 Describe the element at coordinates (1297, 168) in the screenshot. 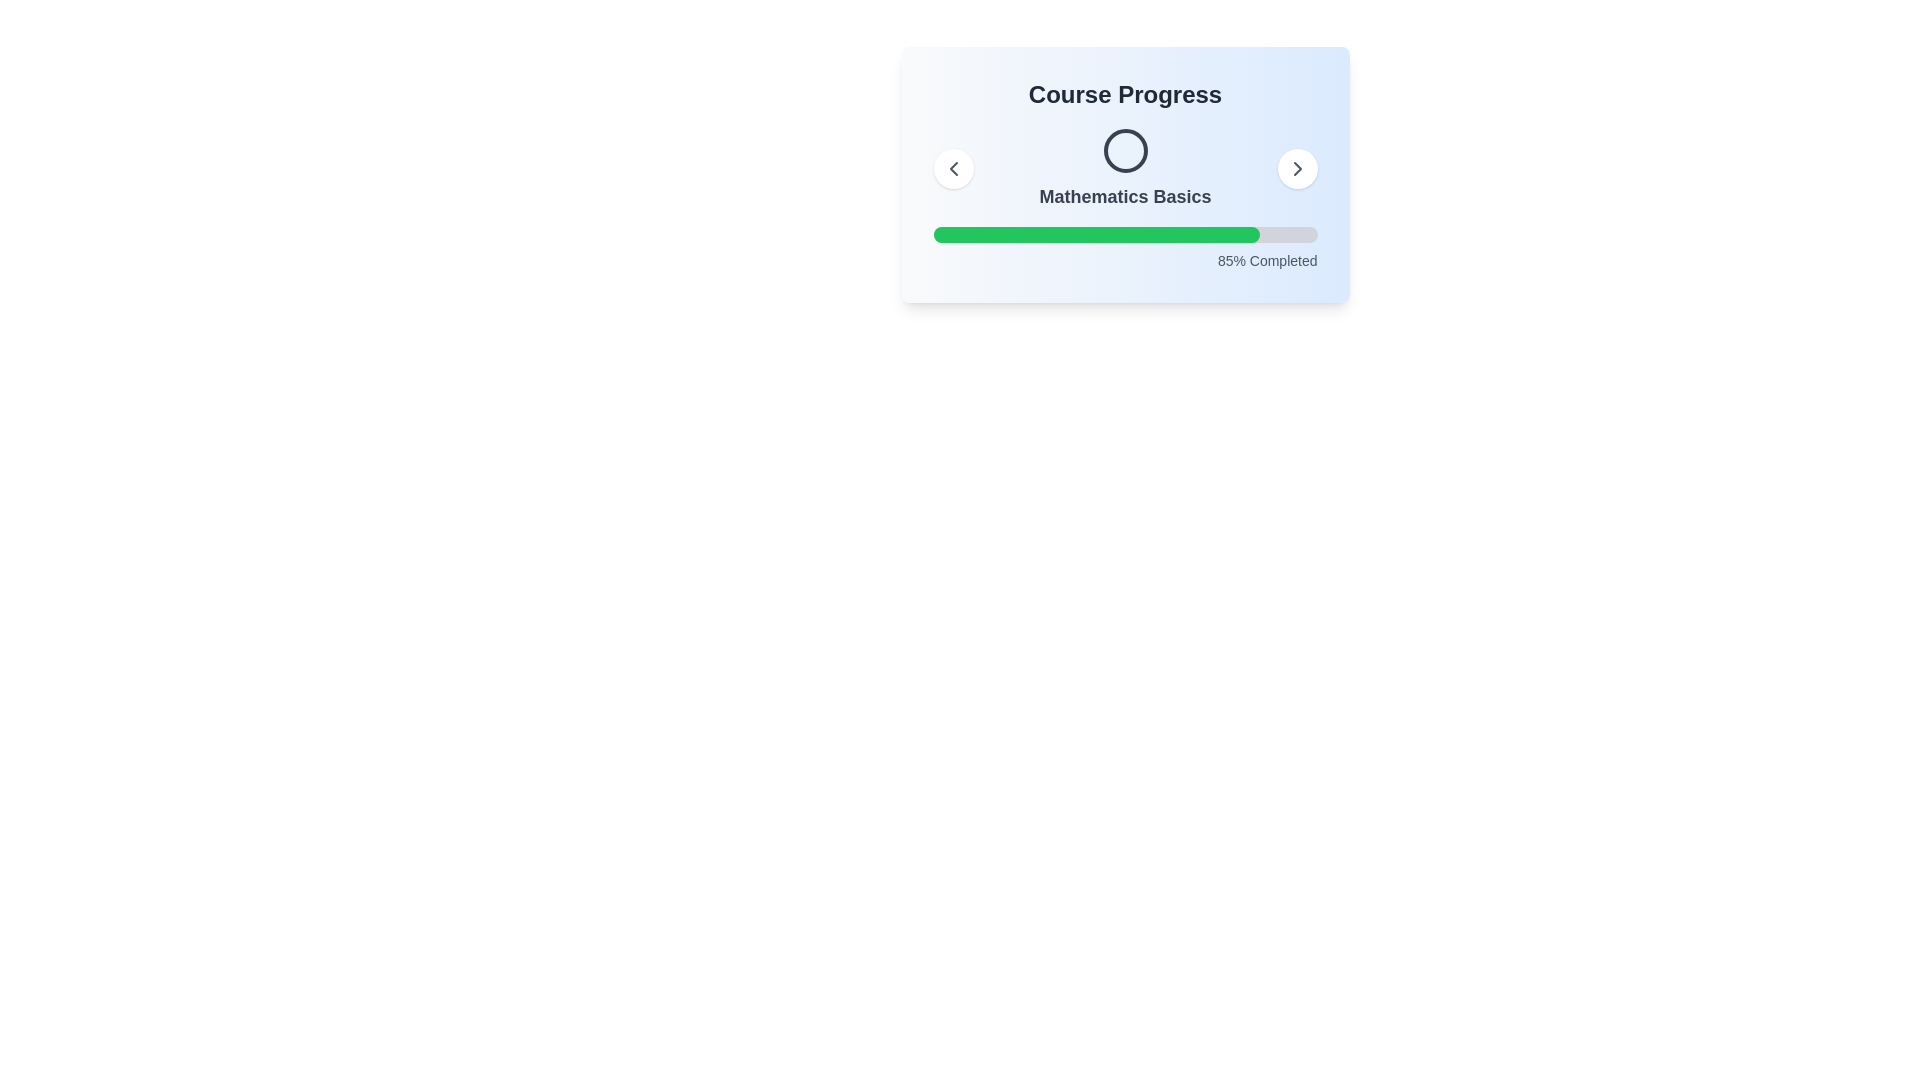

I see `the chevron icon located within a circular button on the right side of the card` at that location.